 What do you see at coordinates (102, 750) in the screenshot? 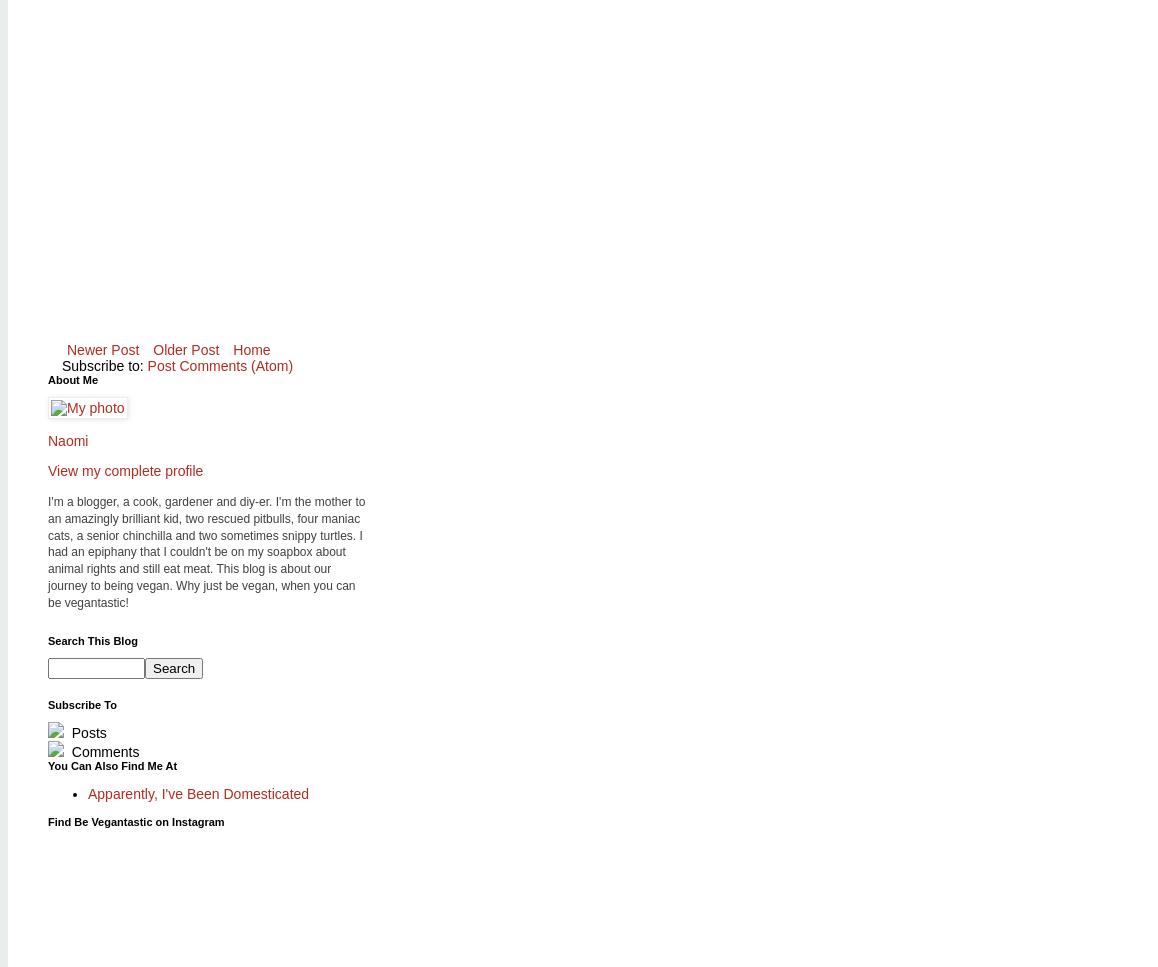
I see `'Comments'` at bounding box center [102, 750].